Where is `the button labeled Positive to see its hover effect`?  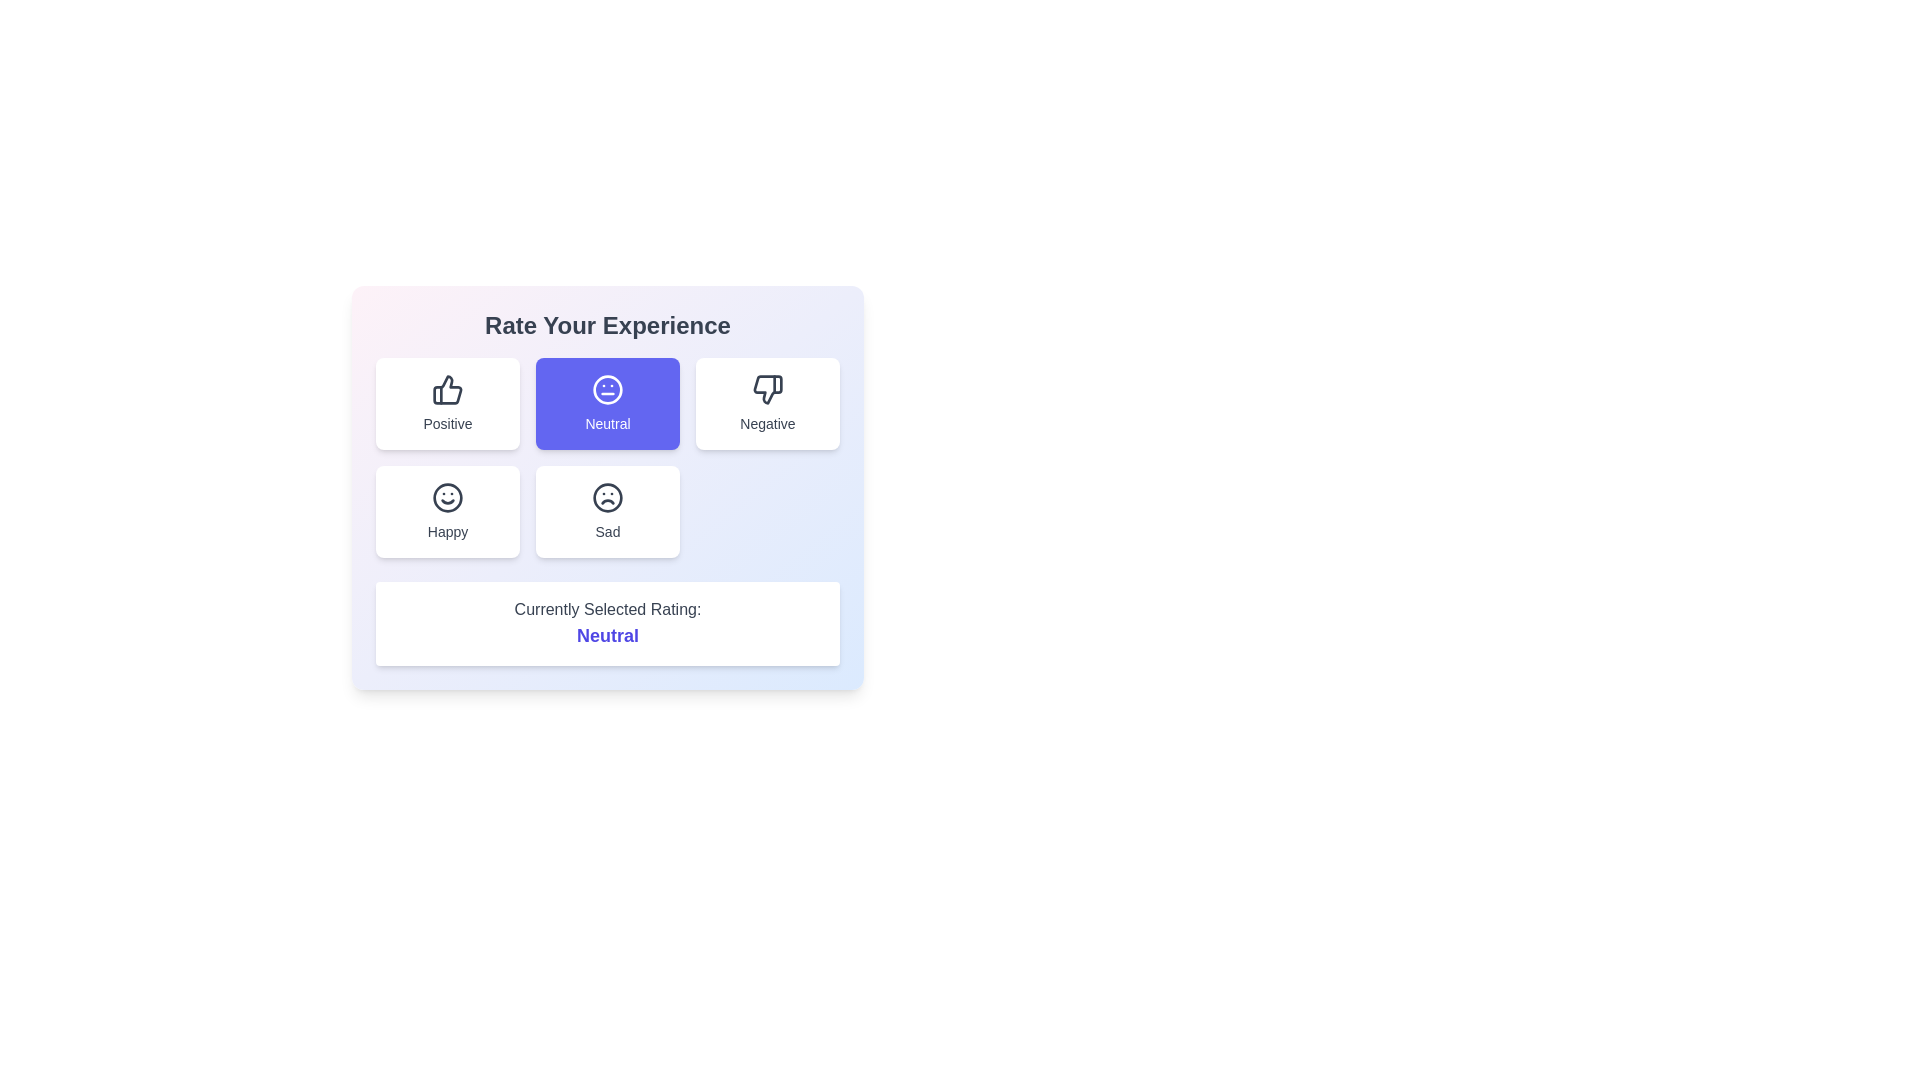
the button labeled Positive to see its hover effect is located at coordinates (446, 404).